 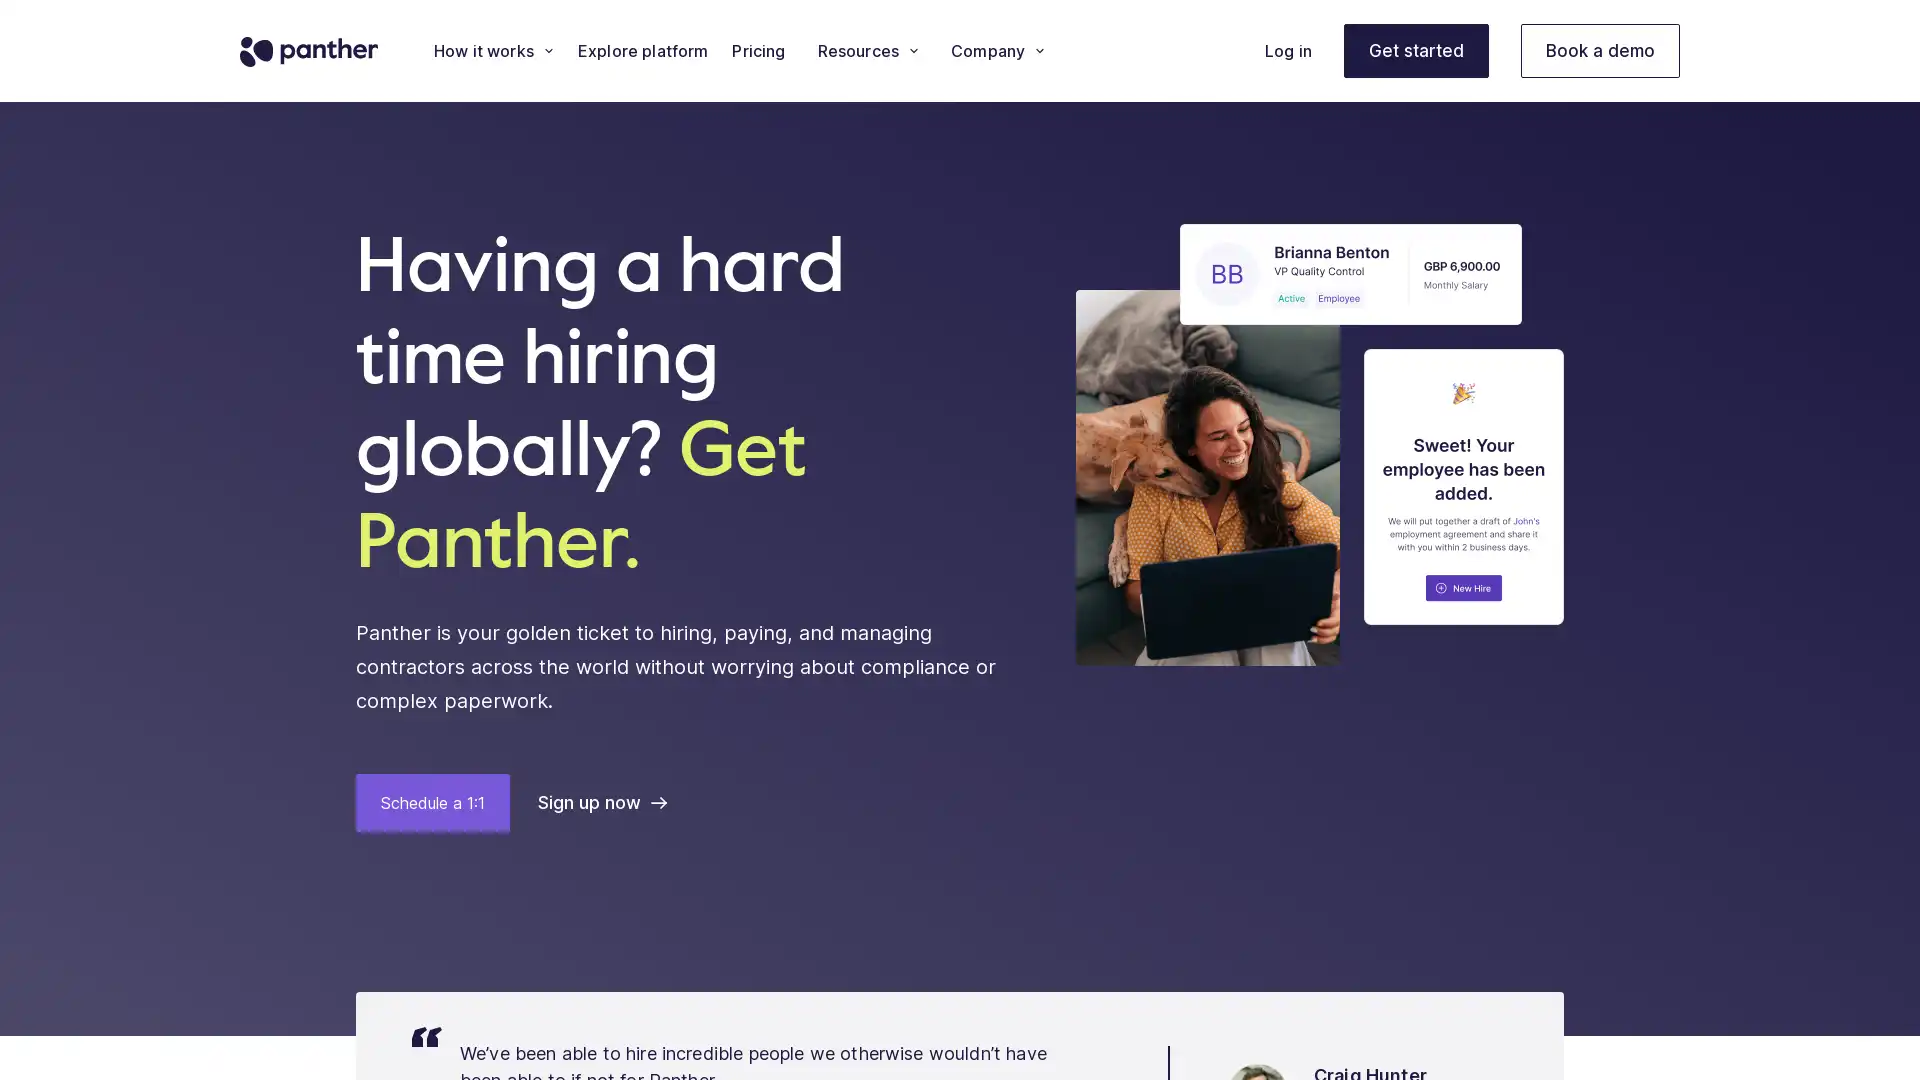 What do you see at coordinates (1869, 1029) in the screenshot?
I see `Open Intercom Messenger` at bounding box center [1869, 1029].